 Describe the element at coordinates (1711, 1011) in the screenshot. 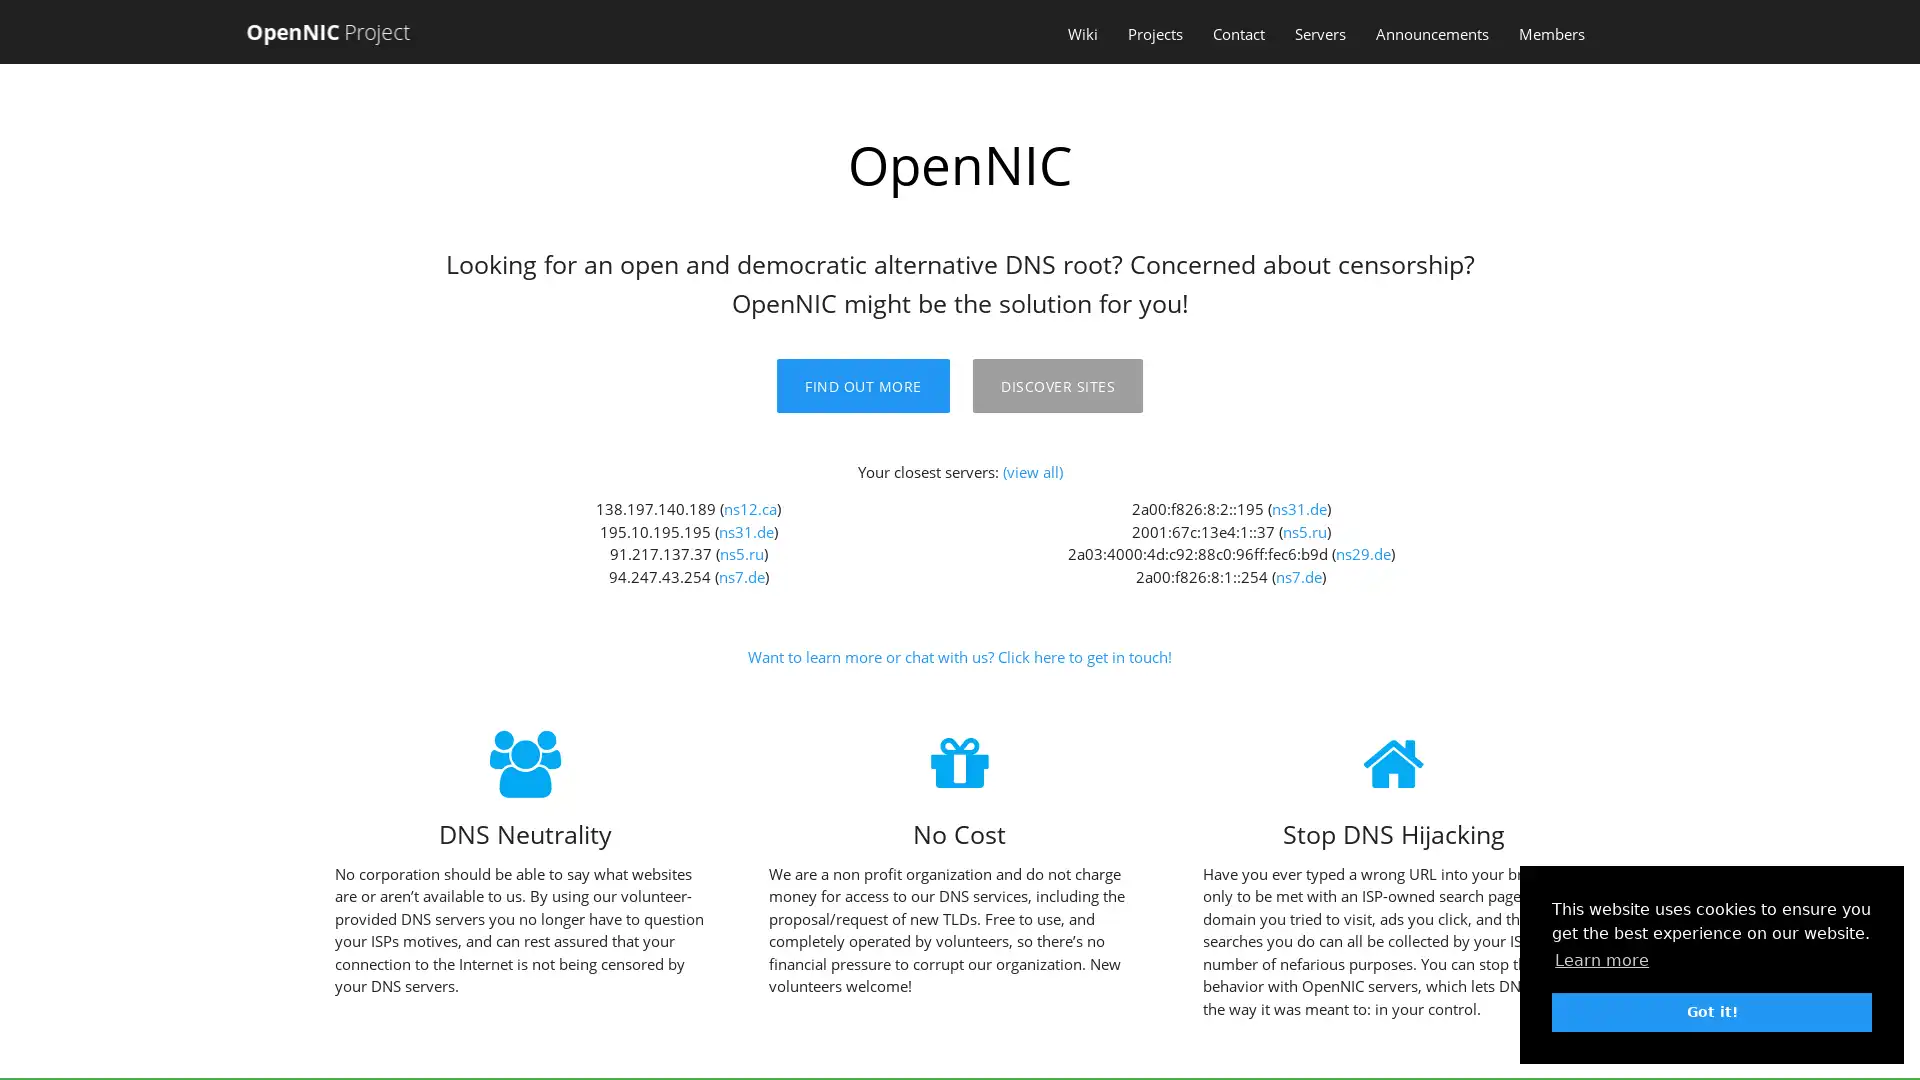

I see `dismiss cookie message` at that location.